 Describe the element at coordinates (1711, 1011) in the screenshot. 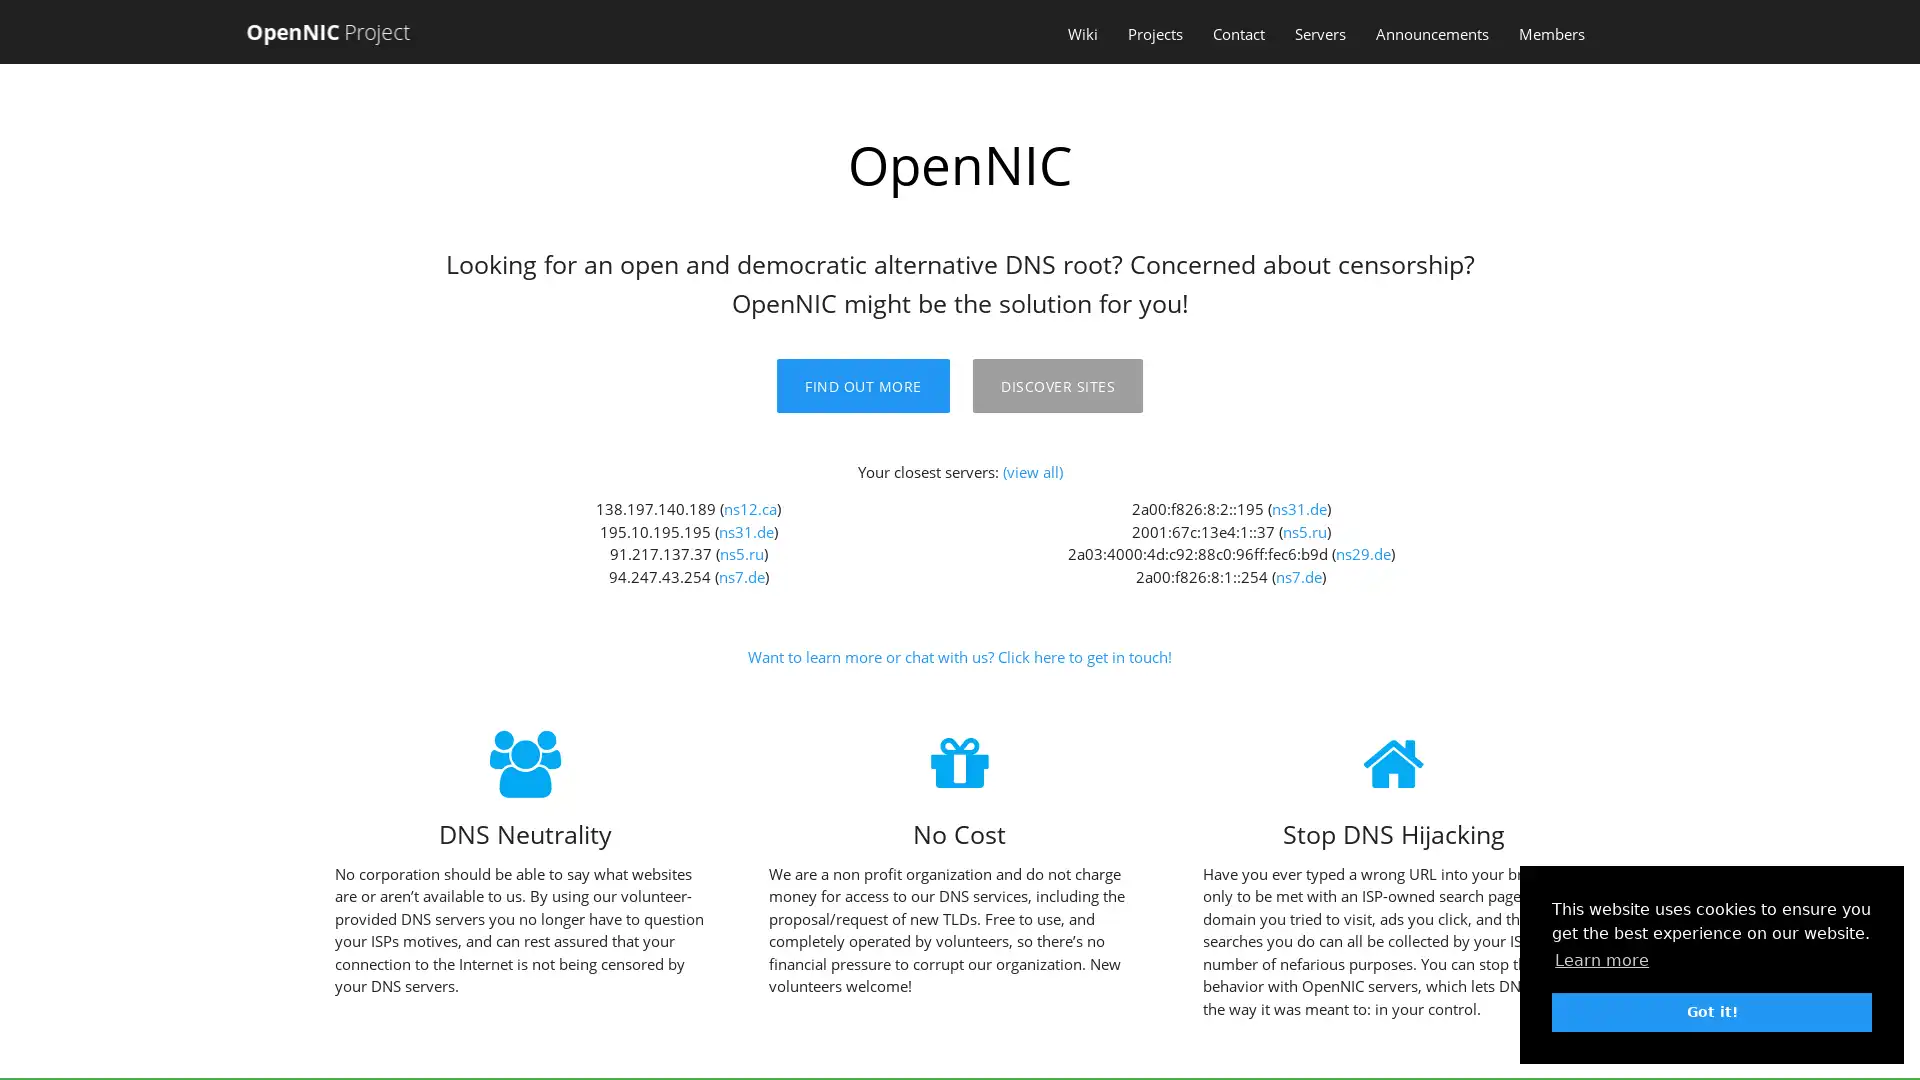

I see `dismiss cookie message` at that location.